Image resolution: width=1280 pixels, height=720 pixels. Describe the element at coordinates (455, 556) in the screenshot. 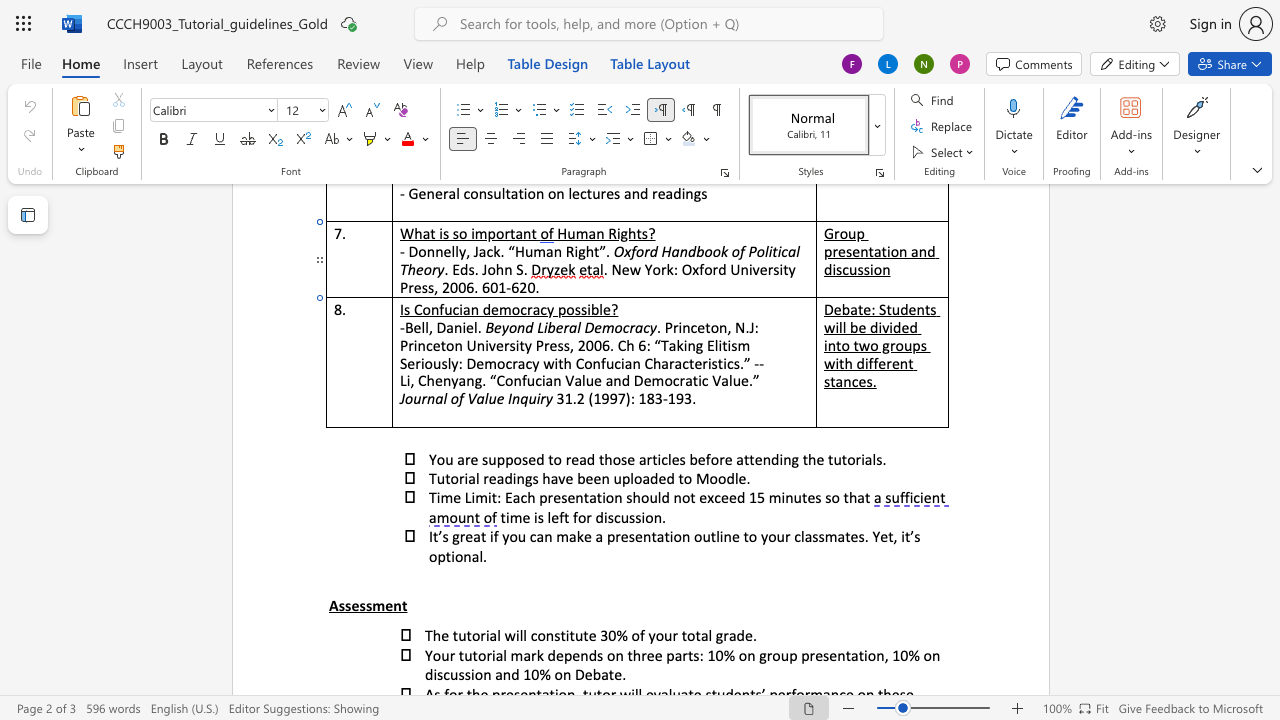

I see `the space between the continuous character "i" and "o" in the text` at that location.